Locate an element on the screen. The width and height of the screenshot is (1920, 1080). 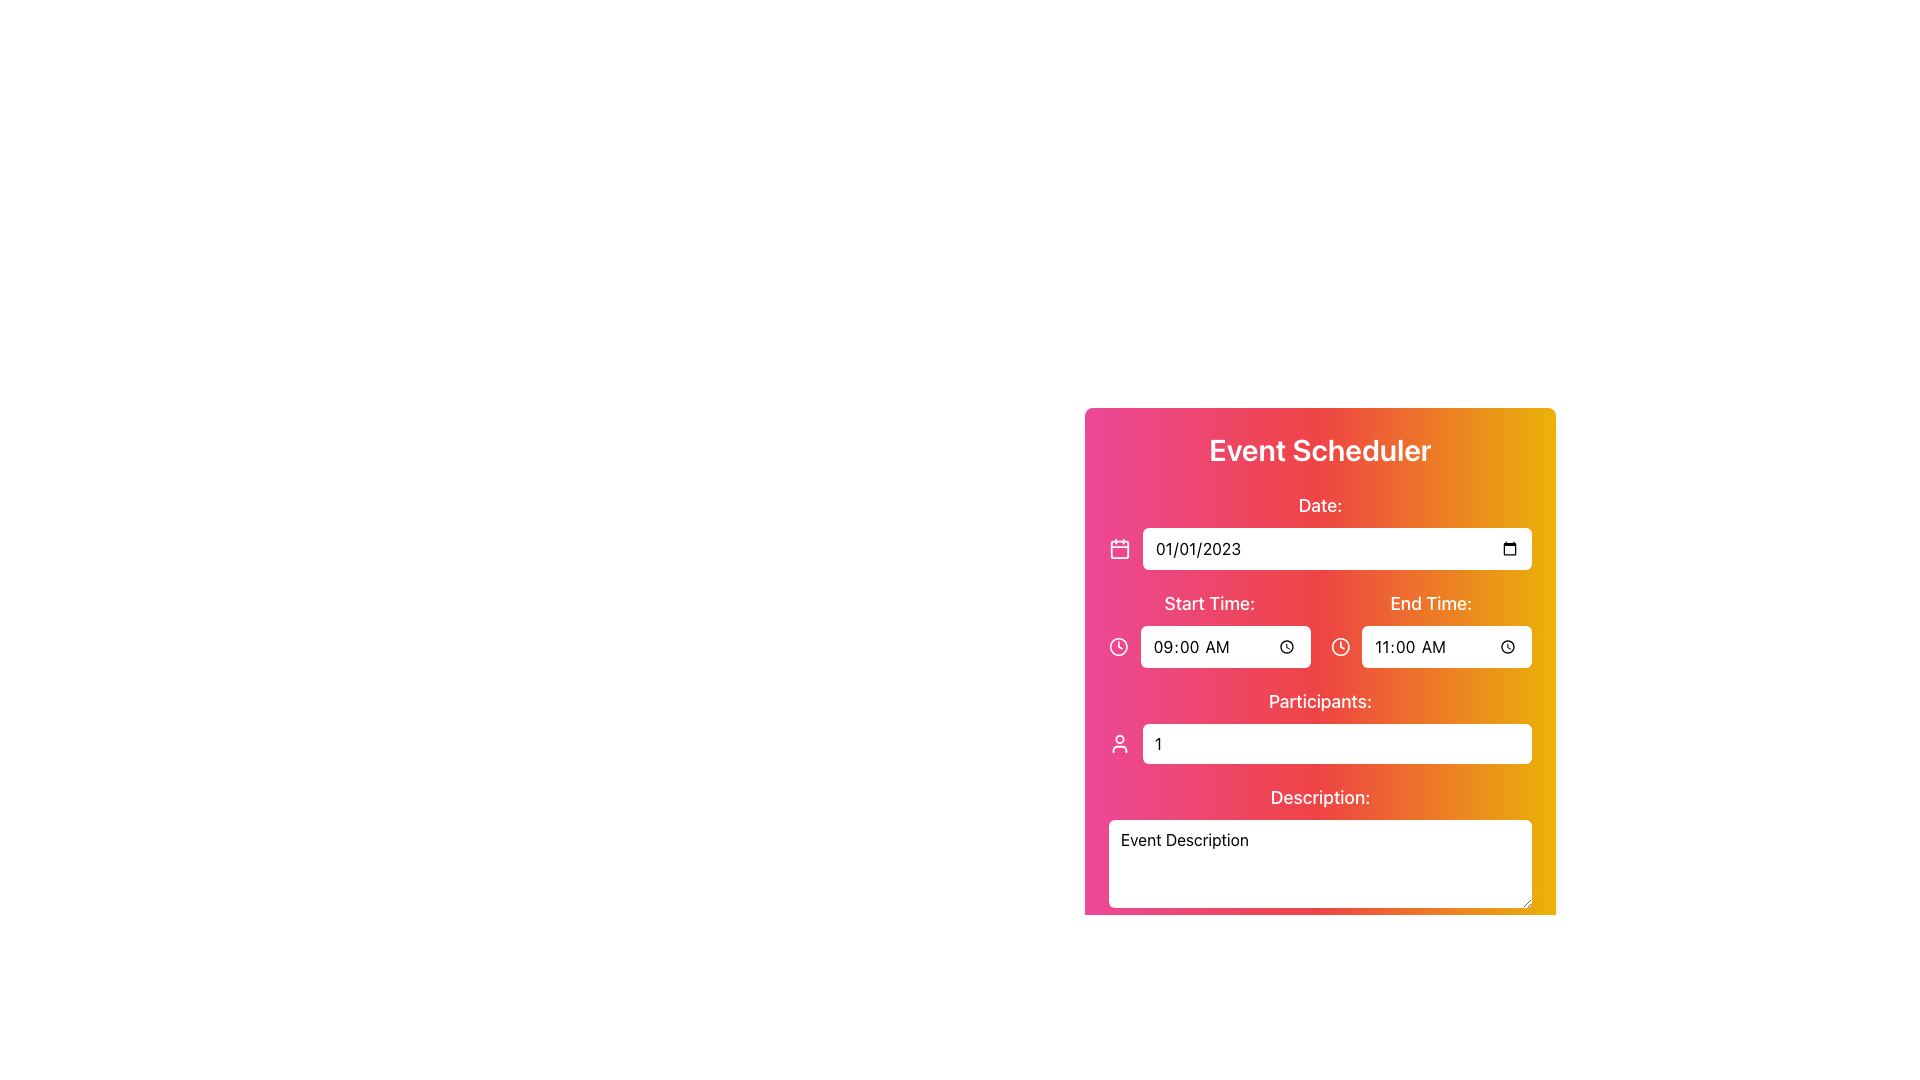
the Text Label that guides users to enter or select the event's start time, positioned beneath the 'Date:' input field and above the time input field is located at coordinates (1208, 603).